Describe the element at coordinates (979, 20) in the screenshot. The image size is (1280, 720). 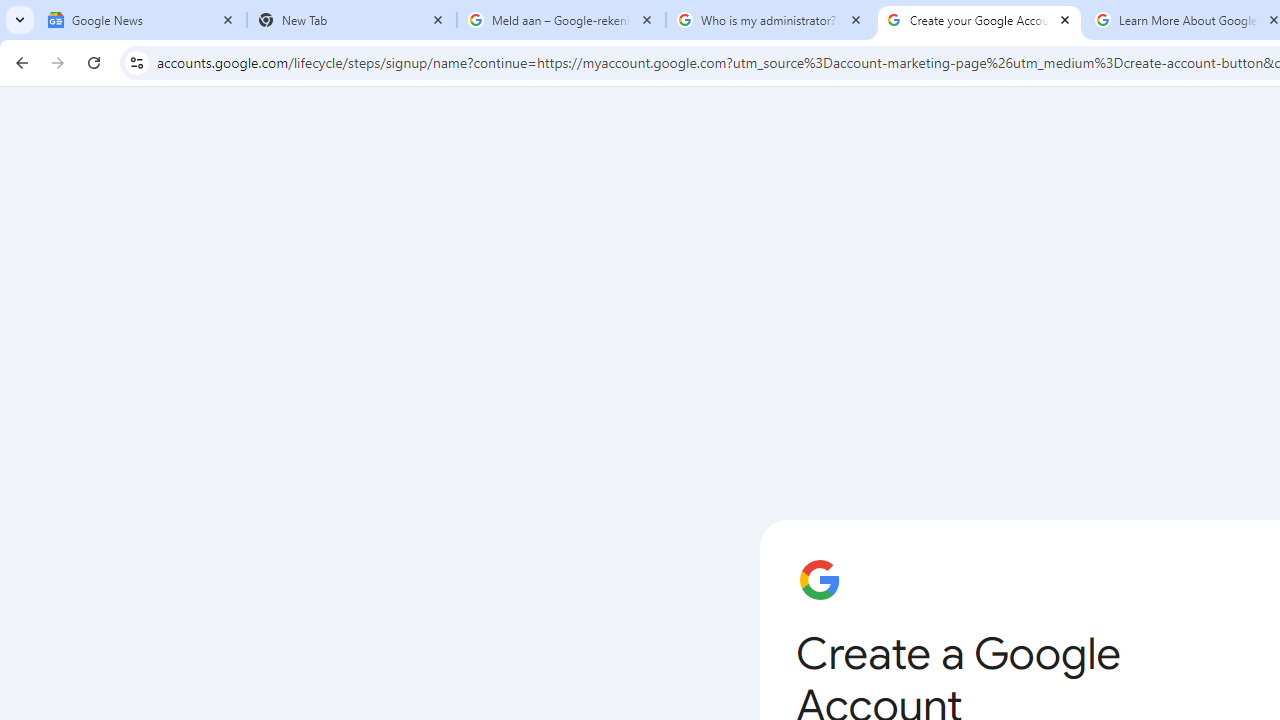
I see `'Create your Google Account'` at that location.